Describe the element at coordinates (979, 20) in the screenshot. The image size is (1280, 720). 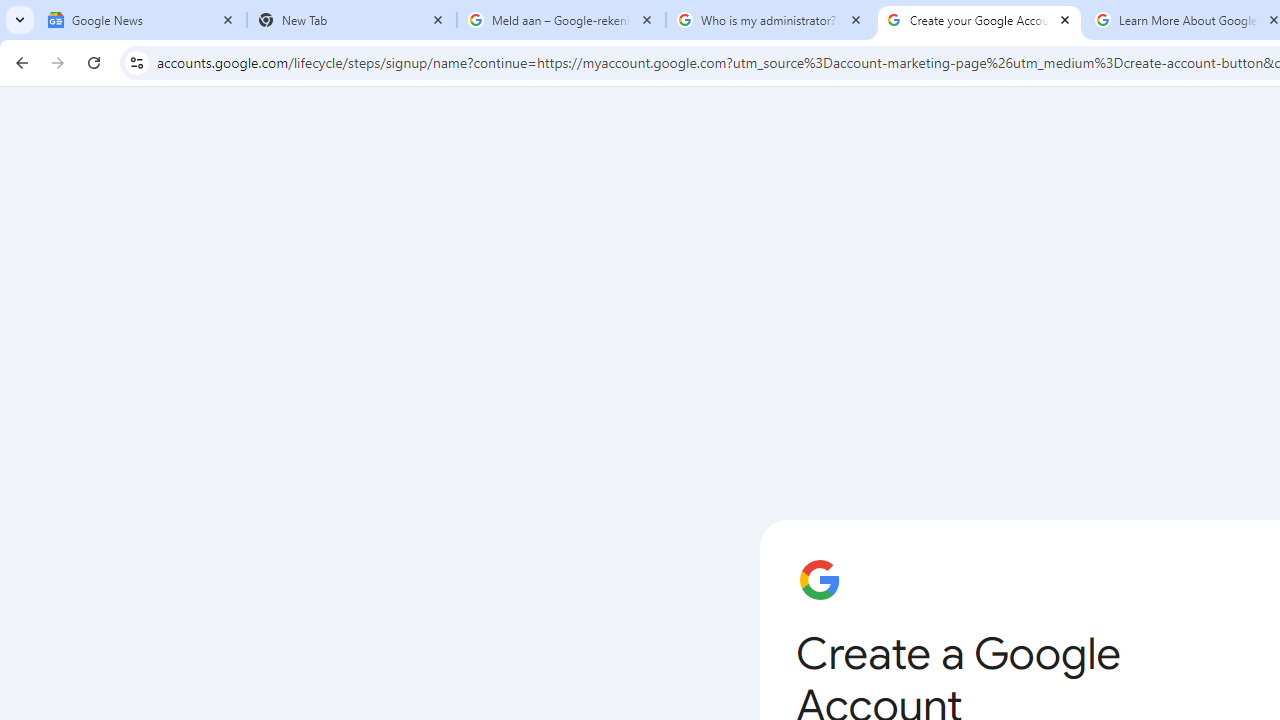
I see `'Create your Google Account'` at that location.